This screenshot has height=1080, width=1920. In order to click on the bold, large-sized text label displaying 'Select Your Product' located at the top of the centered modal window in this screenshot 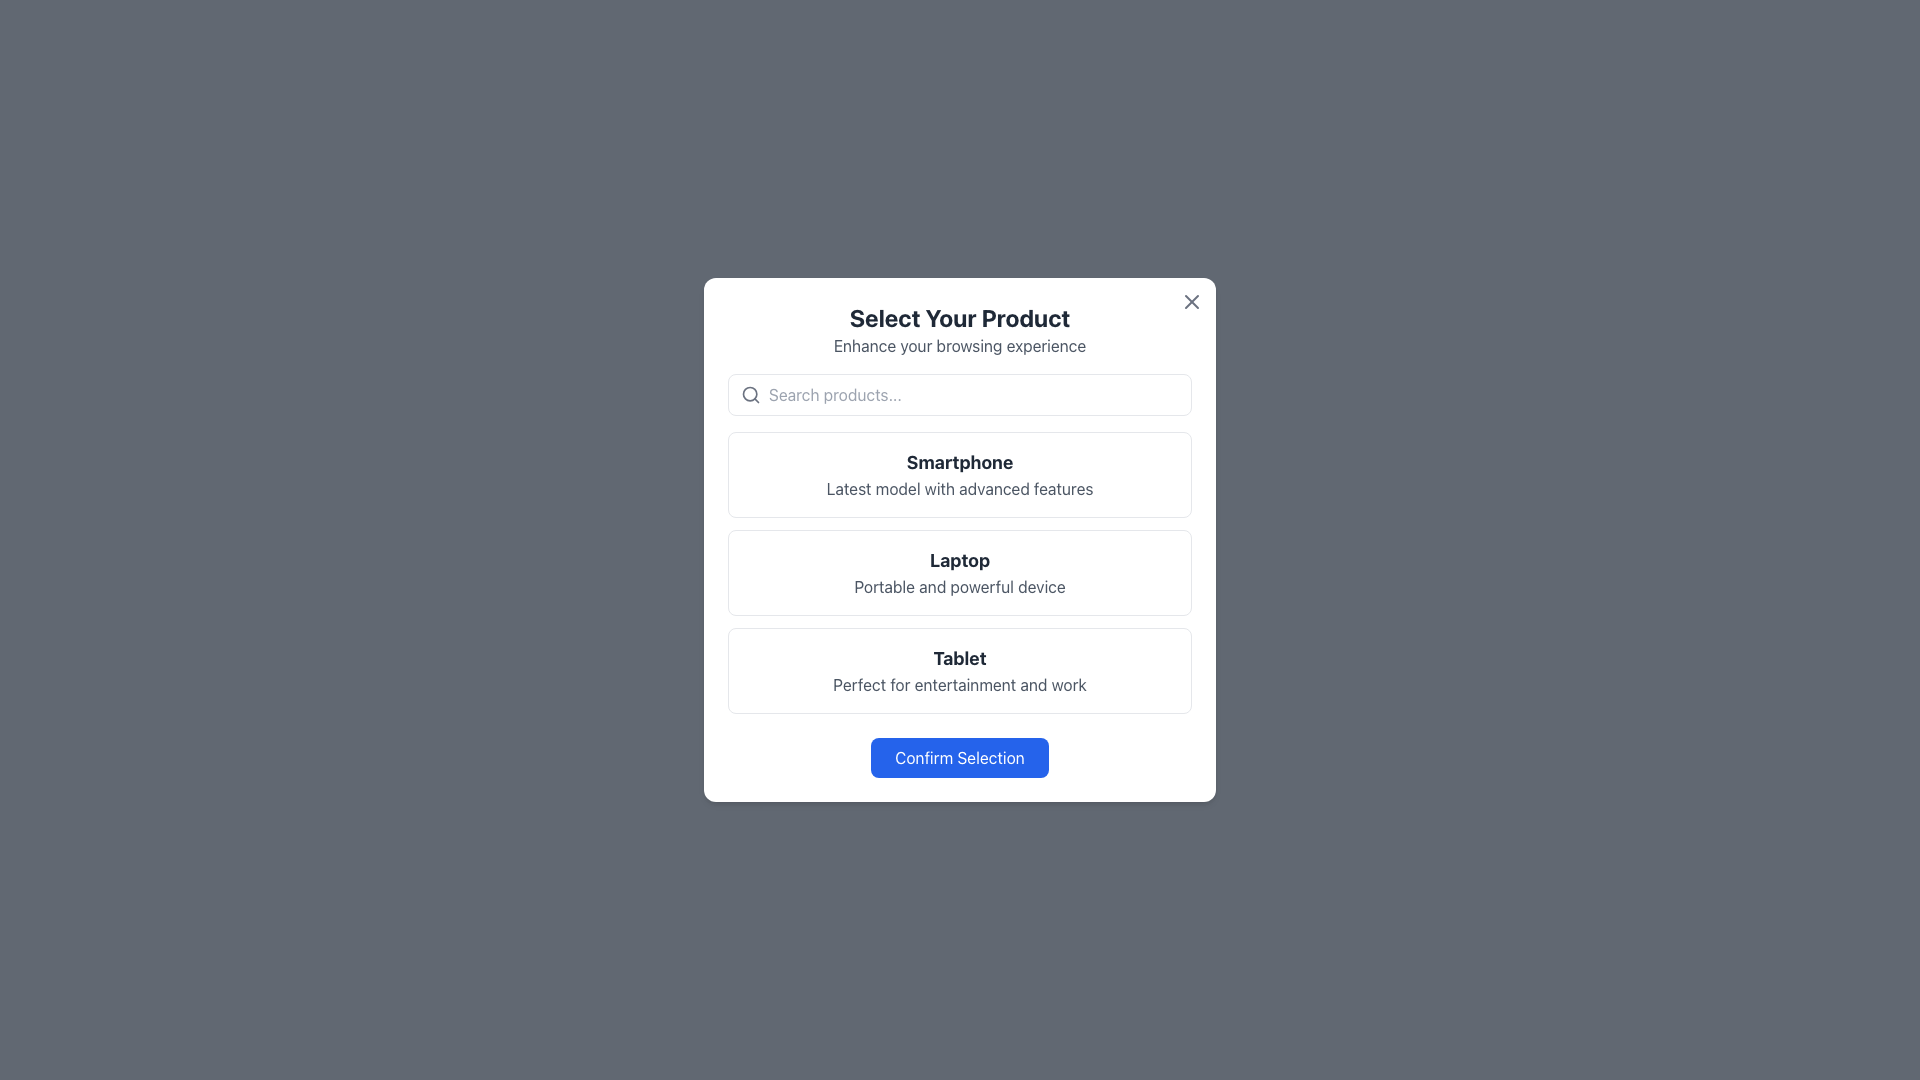, I will do `click(960, 316)`.